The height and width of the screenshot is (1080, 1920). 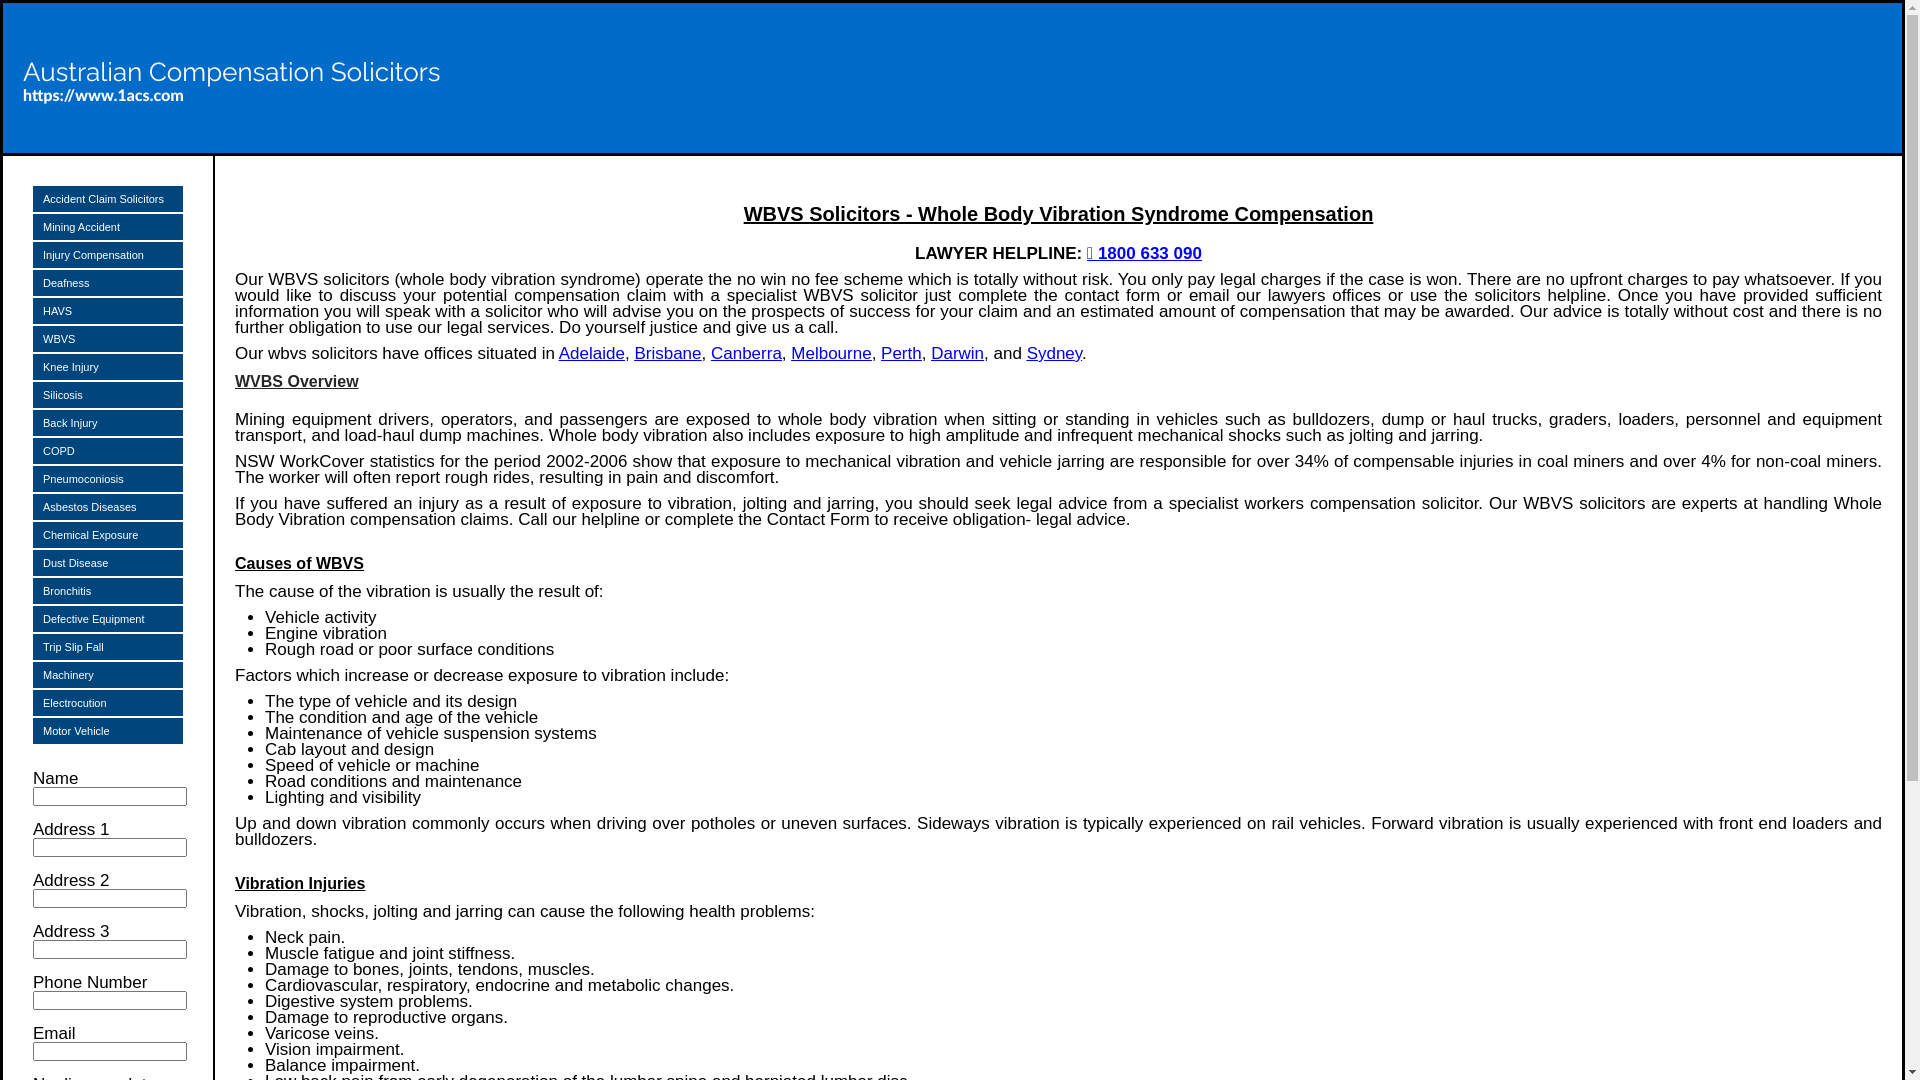 What do you see at coordinates (106, 394) in the screenshot?
I see `'Silicosis'` at bounding box center [106, 394].